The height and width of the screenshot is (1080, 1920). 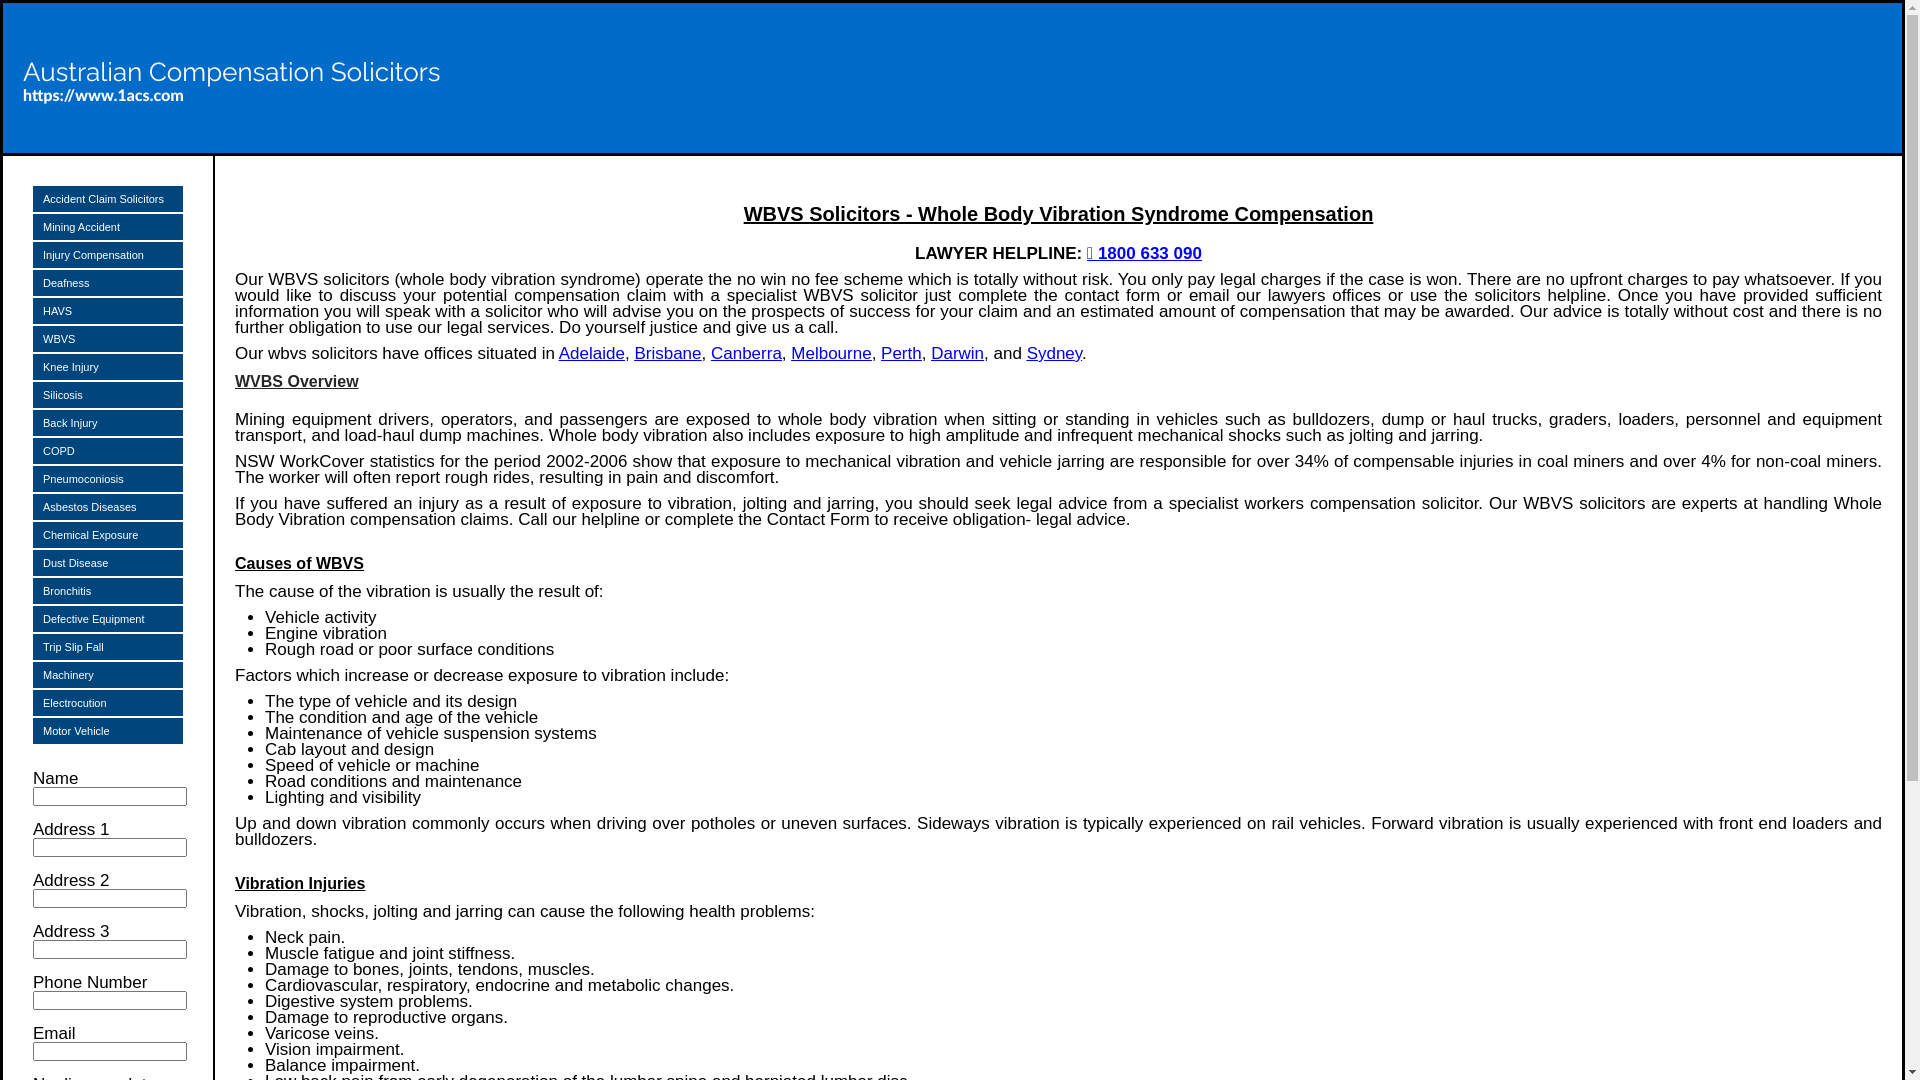 What do you see at coordinates (106, 394) in the screenshot?
I see `'Silicosis'` at bounding box center [106, 394].